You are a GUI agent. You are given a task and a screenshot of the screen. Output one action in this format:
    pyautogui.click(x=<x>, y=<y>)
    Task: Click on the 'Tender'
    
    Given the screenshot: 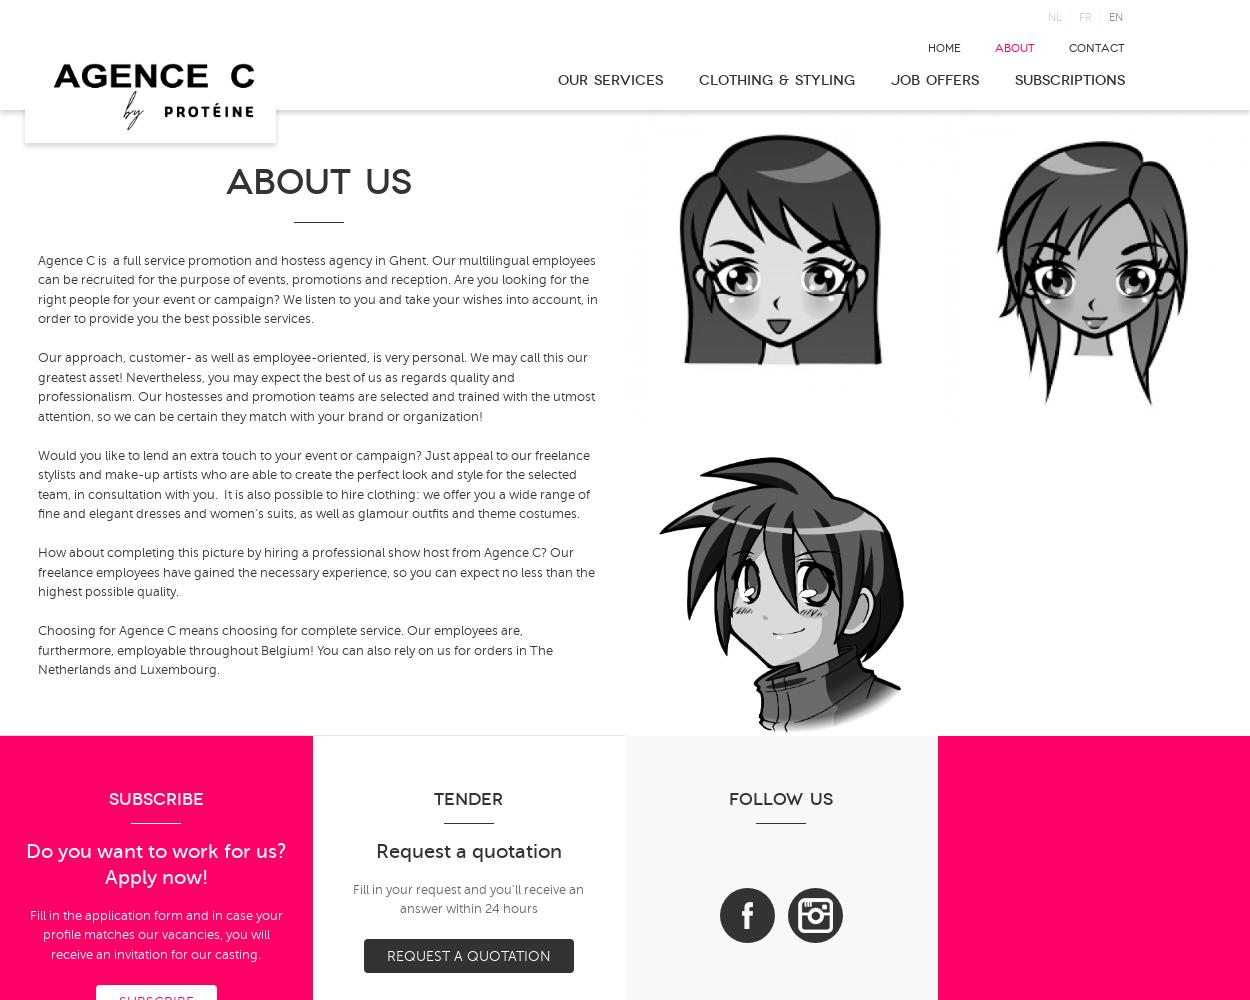 What is the action you would take?
    pyautogui.click(x=467, y=799)
    